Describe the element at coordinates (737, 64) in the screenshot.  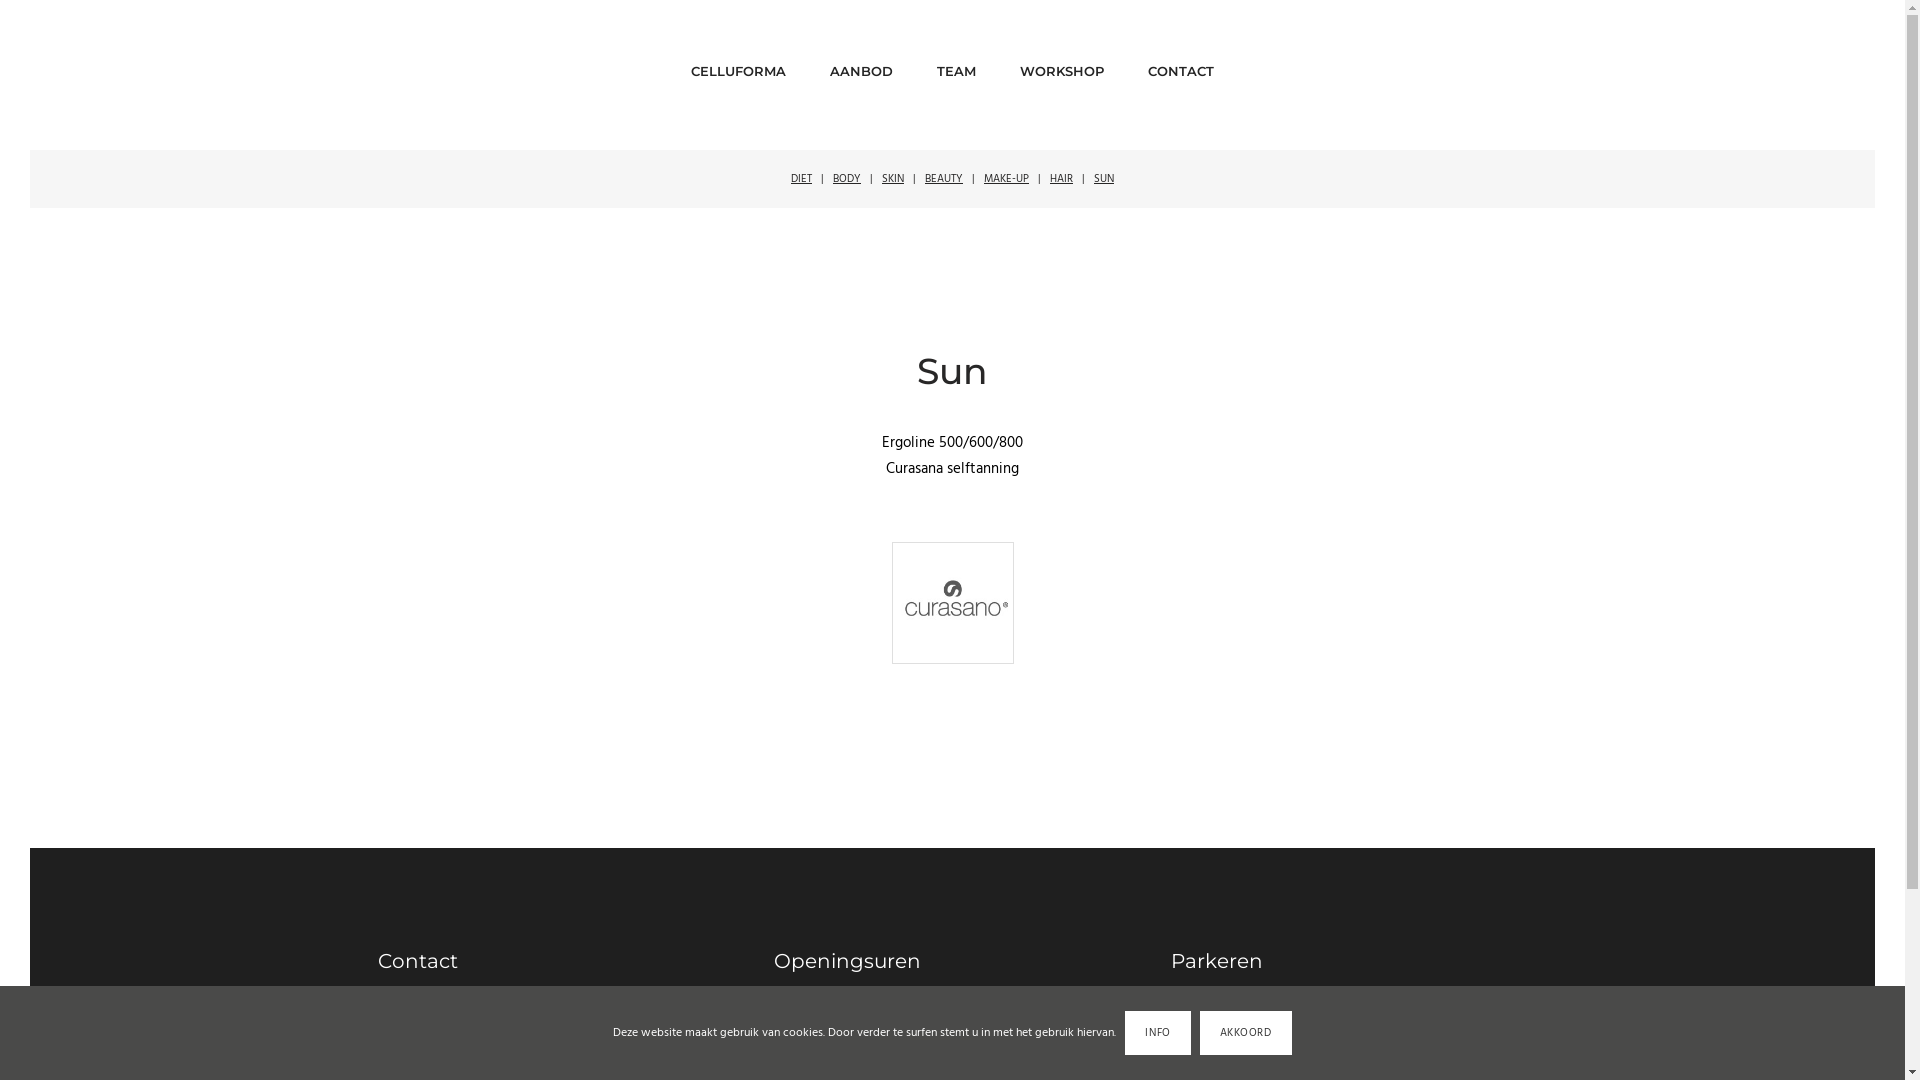
I see `'CELLUFORMA'` at that location.